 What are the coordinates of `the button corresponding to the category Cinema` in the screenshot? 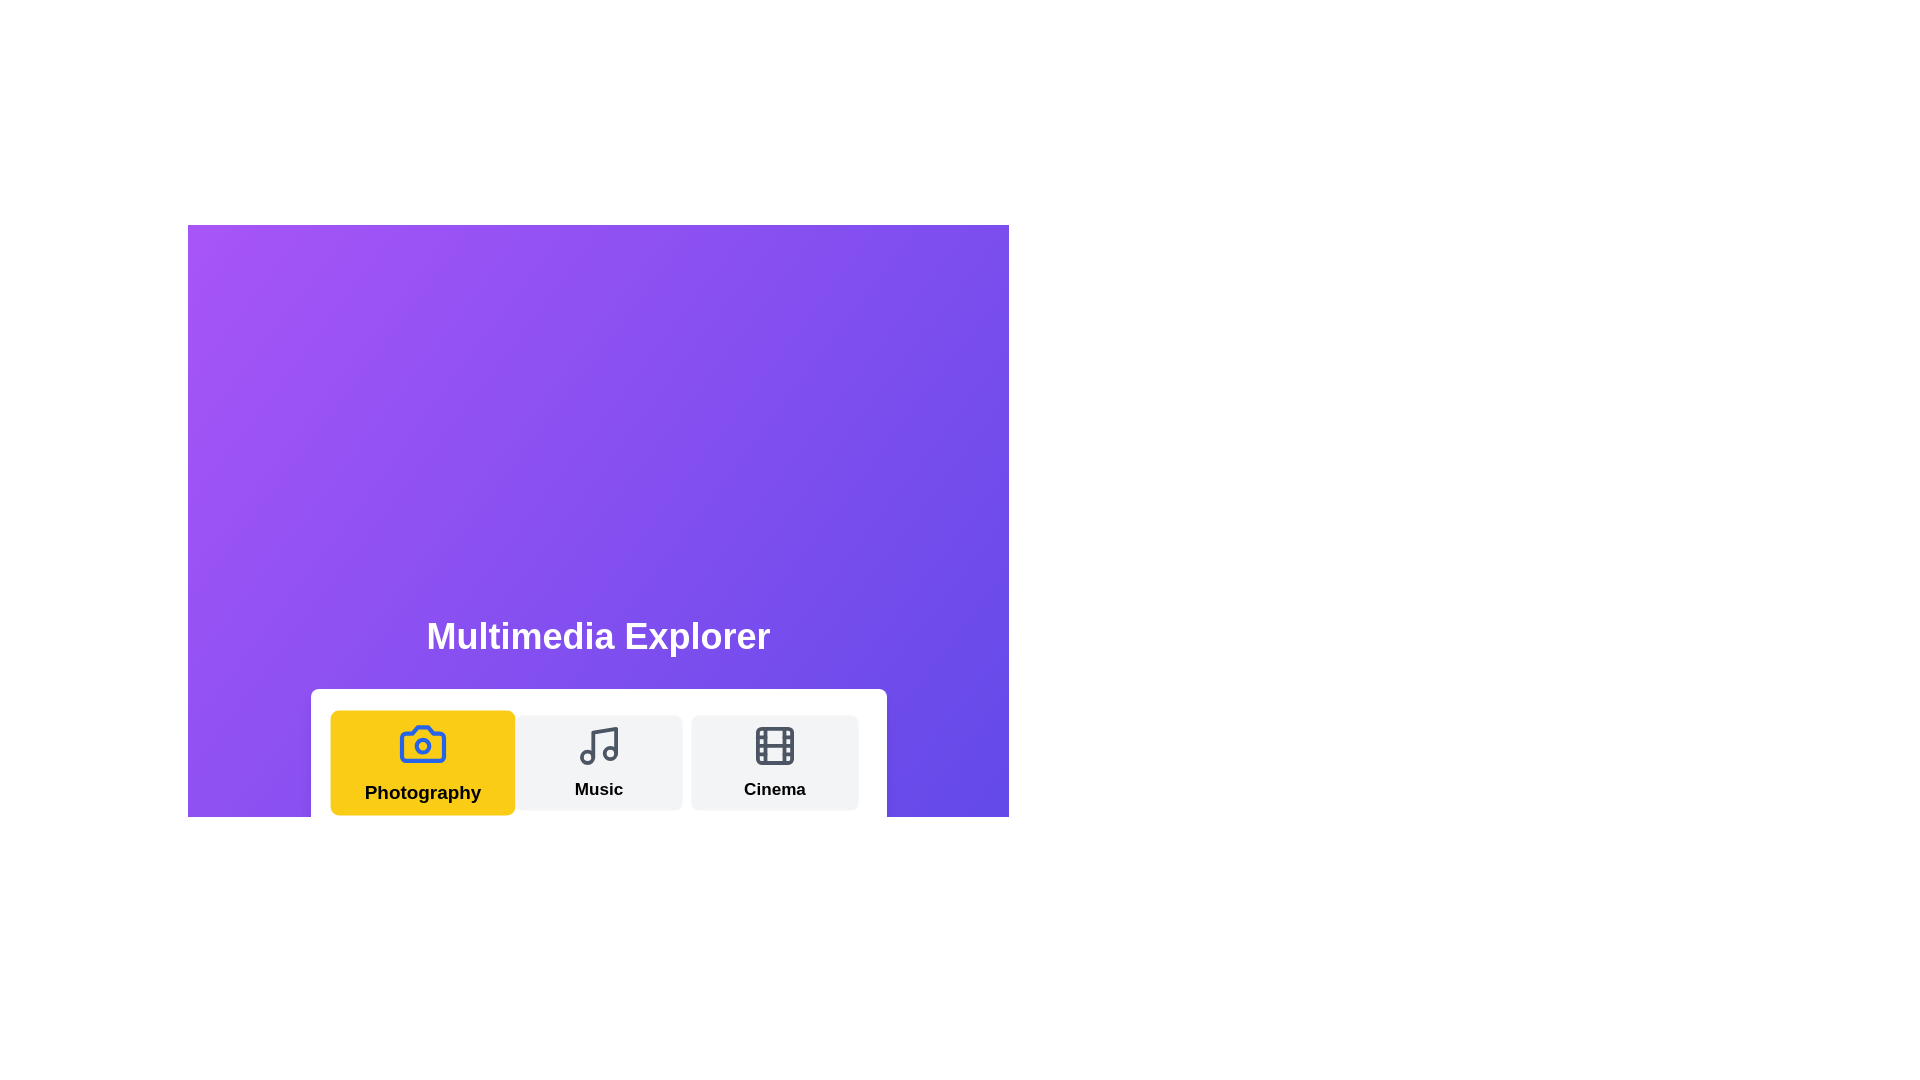 It's located at (773, 763).